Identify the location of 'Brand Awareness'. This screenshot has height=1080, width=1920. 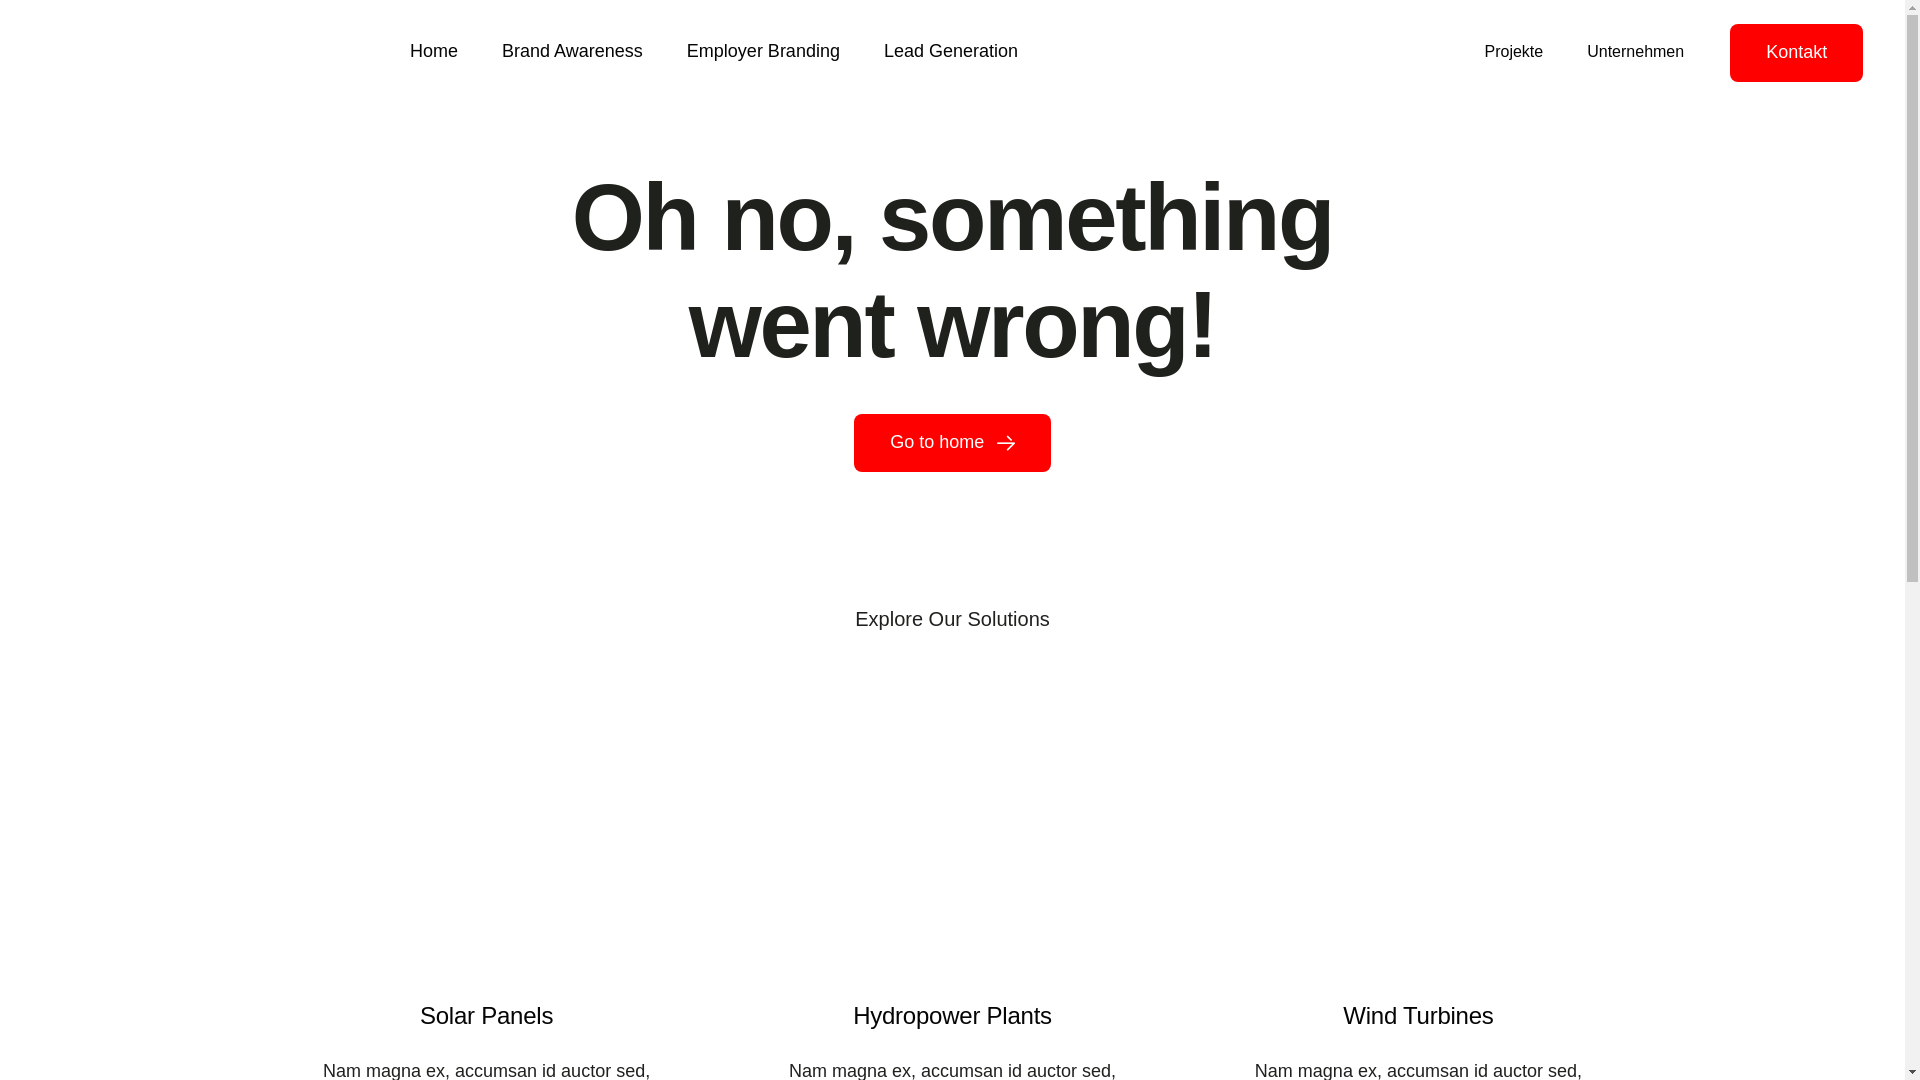
(571, 52).